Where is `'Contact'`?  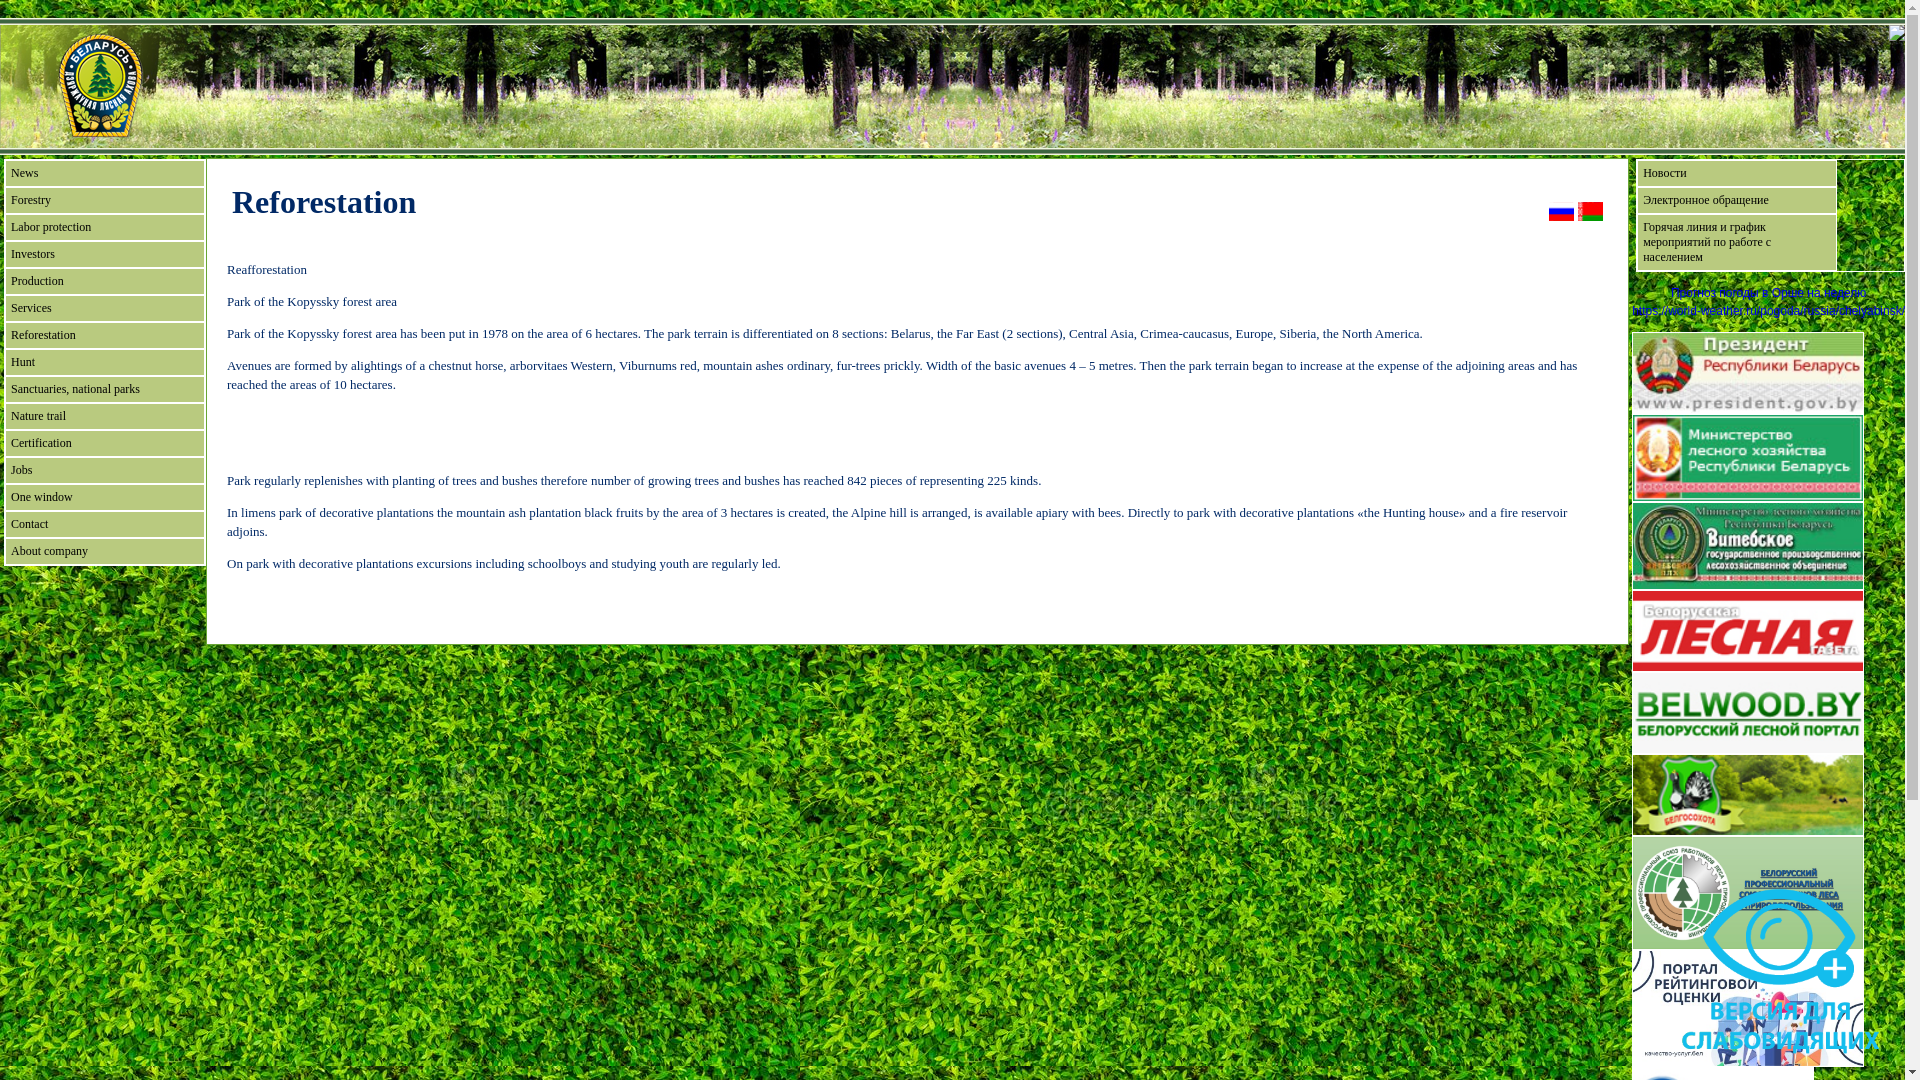
'Contact' is located at coordinates (104, 523).